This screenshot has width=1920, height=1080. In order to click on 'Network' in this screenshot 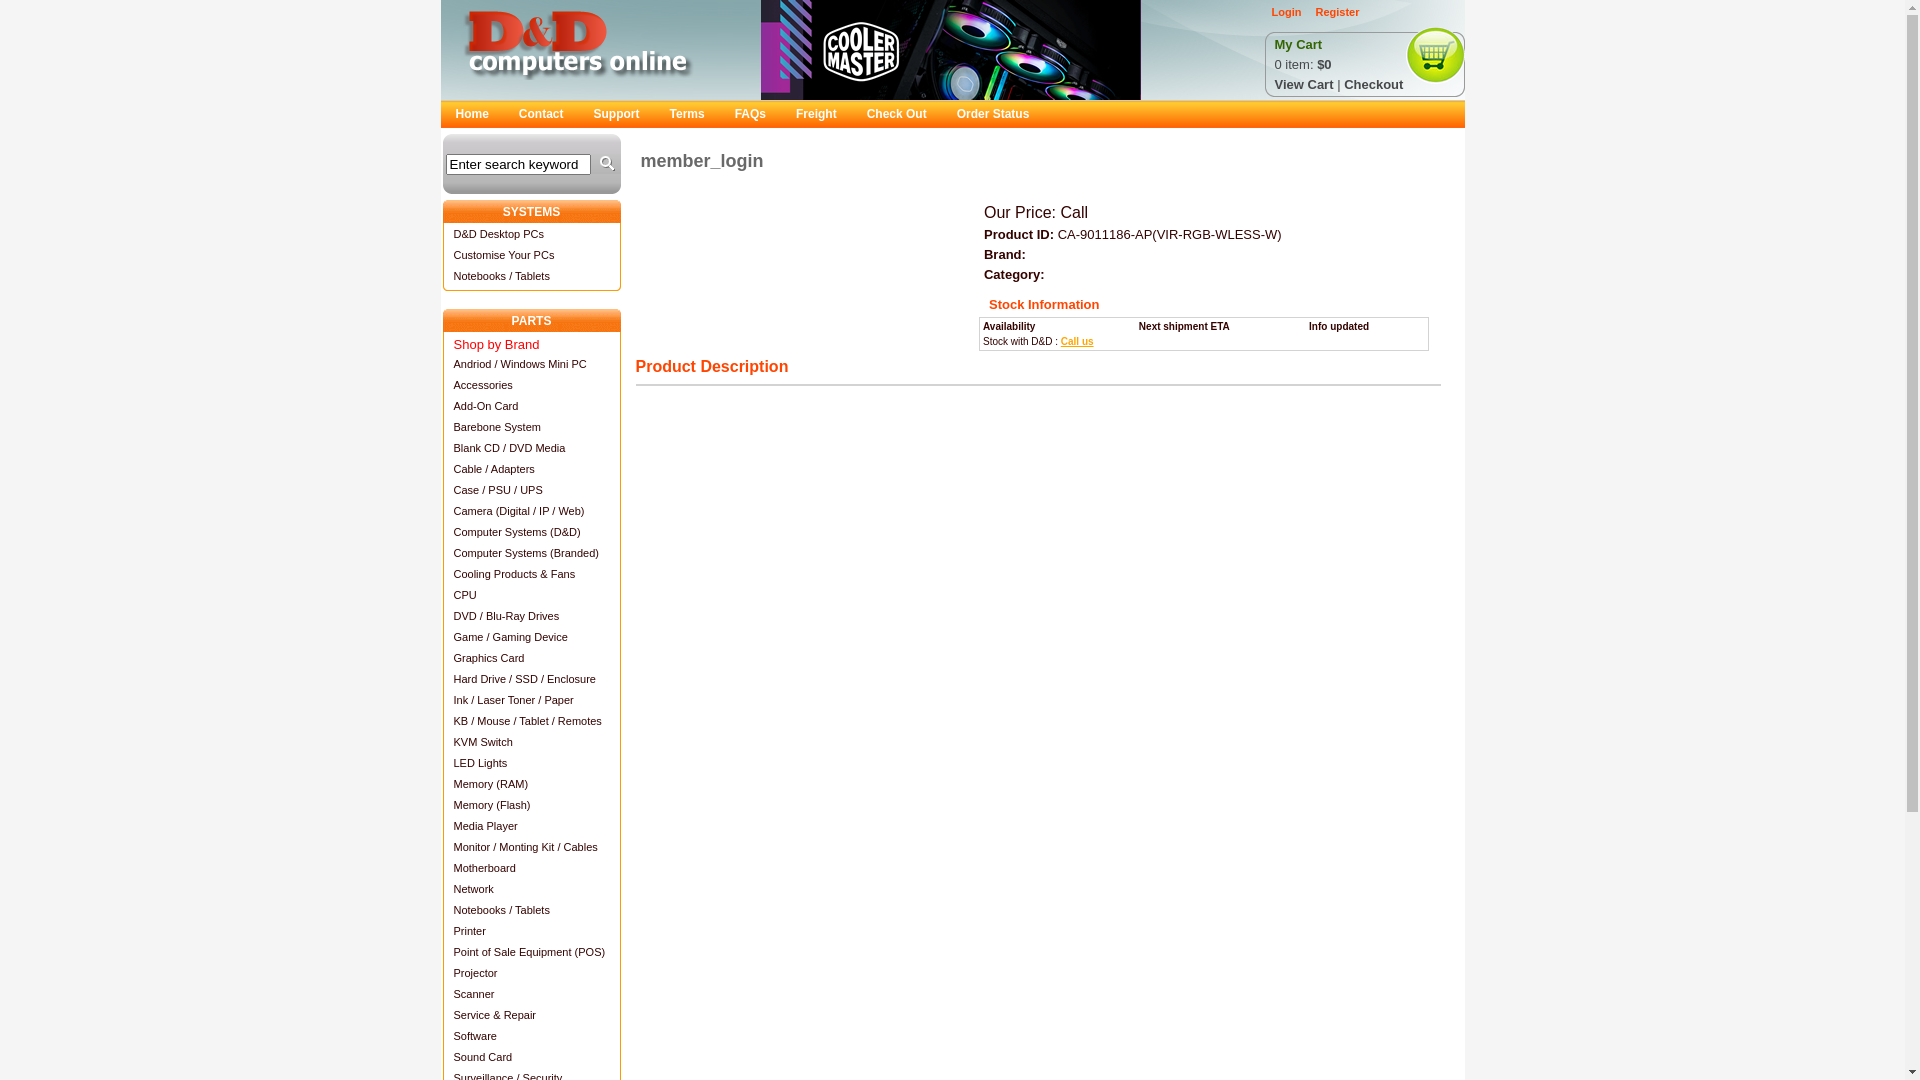, I will do `click(531, 887)`.